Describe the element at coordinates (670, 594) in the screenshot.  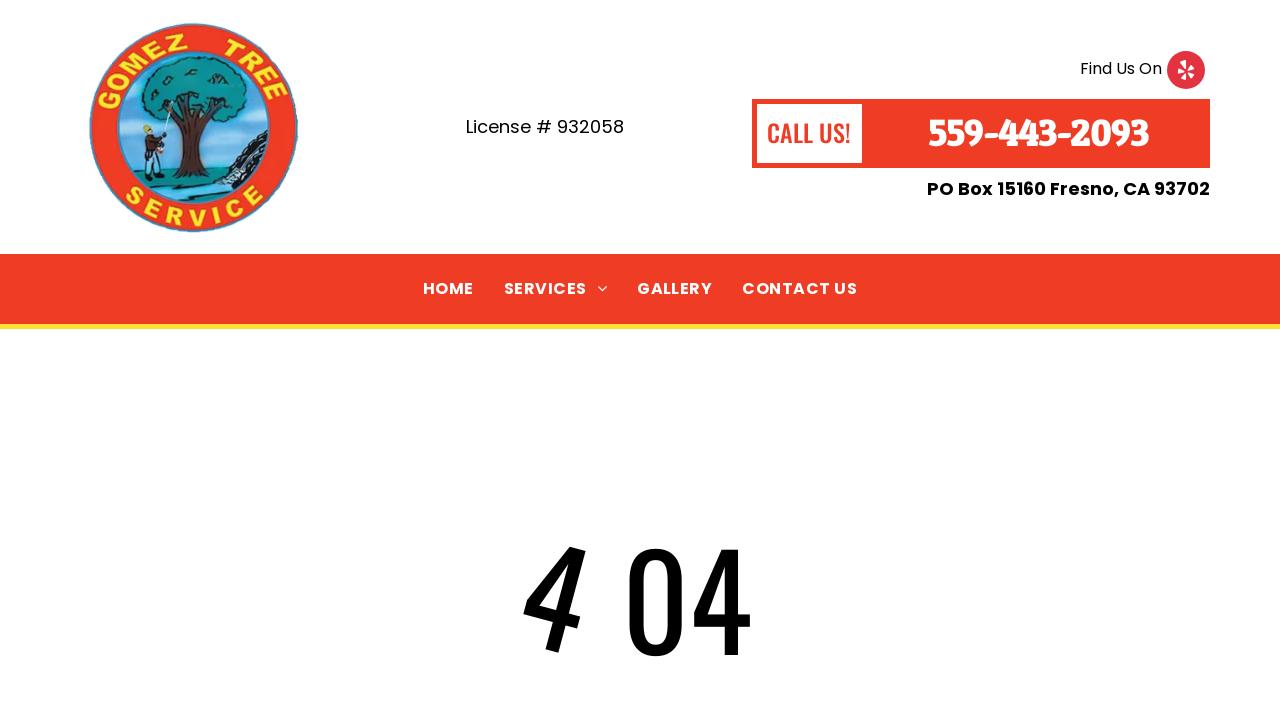
I see `'04'` at that location.